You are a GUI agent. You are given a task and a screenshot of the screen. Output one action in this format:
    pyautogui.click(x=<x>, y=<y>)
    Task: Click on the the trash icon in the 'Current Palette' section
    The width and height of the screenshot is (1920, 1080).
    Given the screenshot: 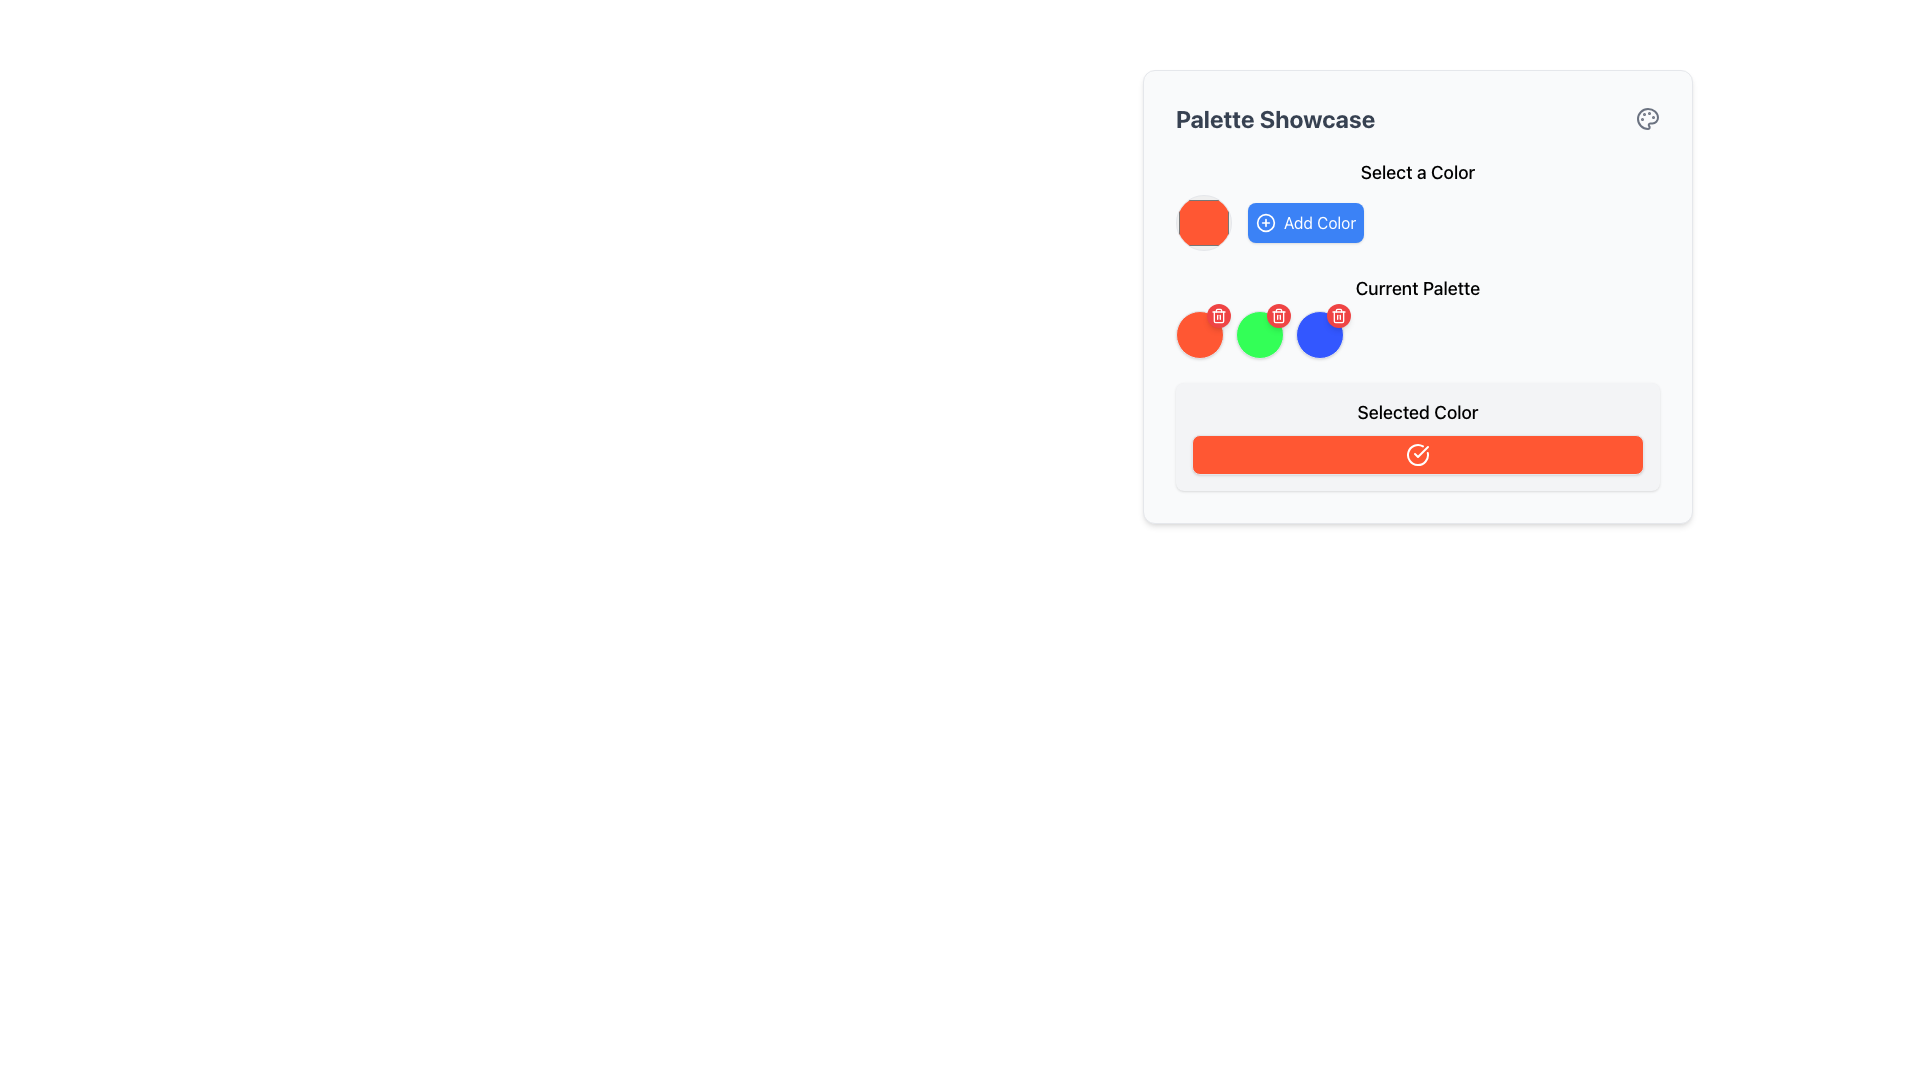 What is the action you would take?
    pyautogui.click(x=1339, y=315)
    